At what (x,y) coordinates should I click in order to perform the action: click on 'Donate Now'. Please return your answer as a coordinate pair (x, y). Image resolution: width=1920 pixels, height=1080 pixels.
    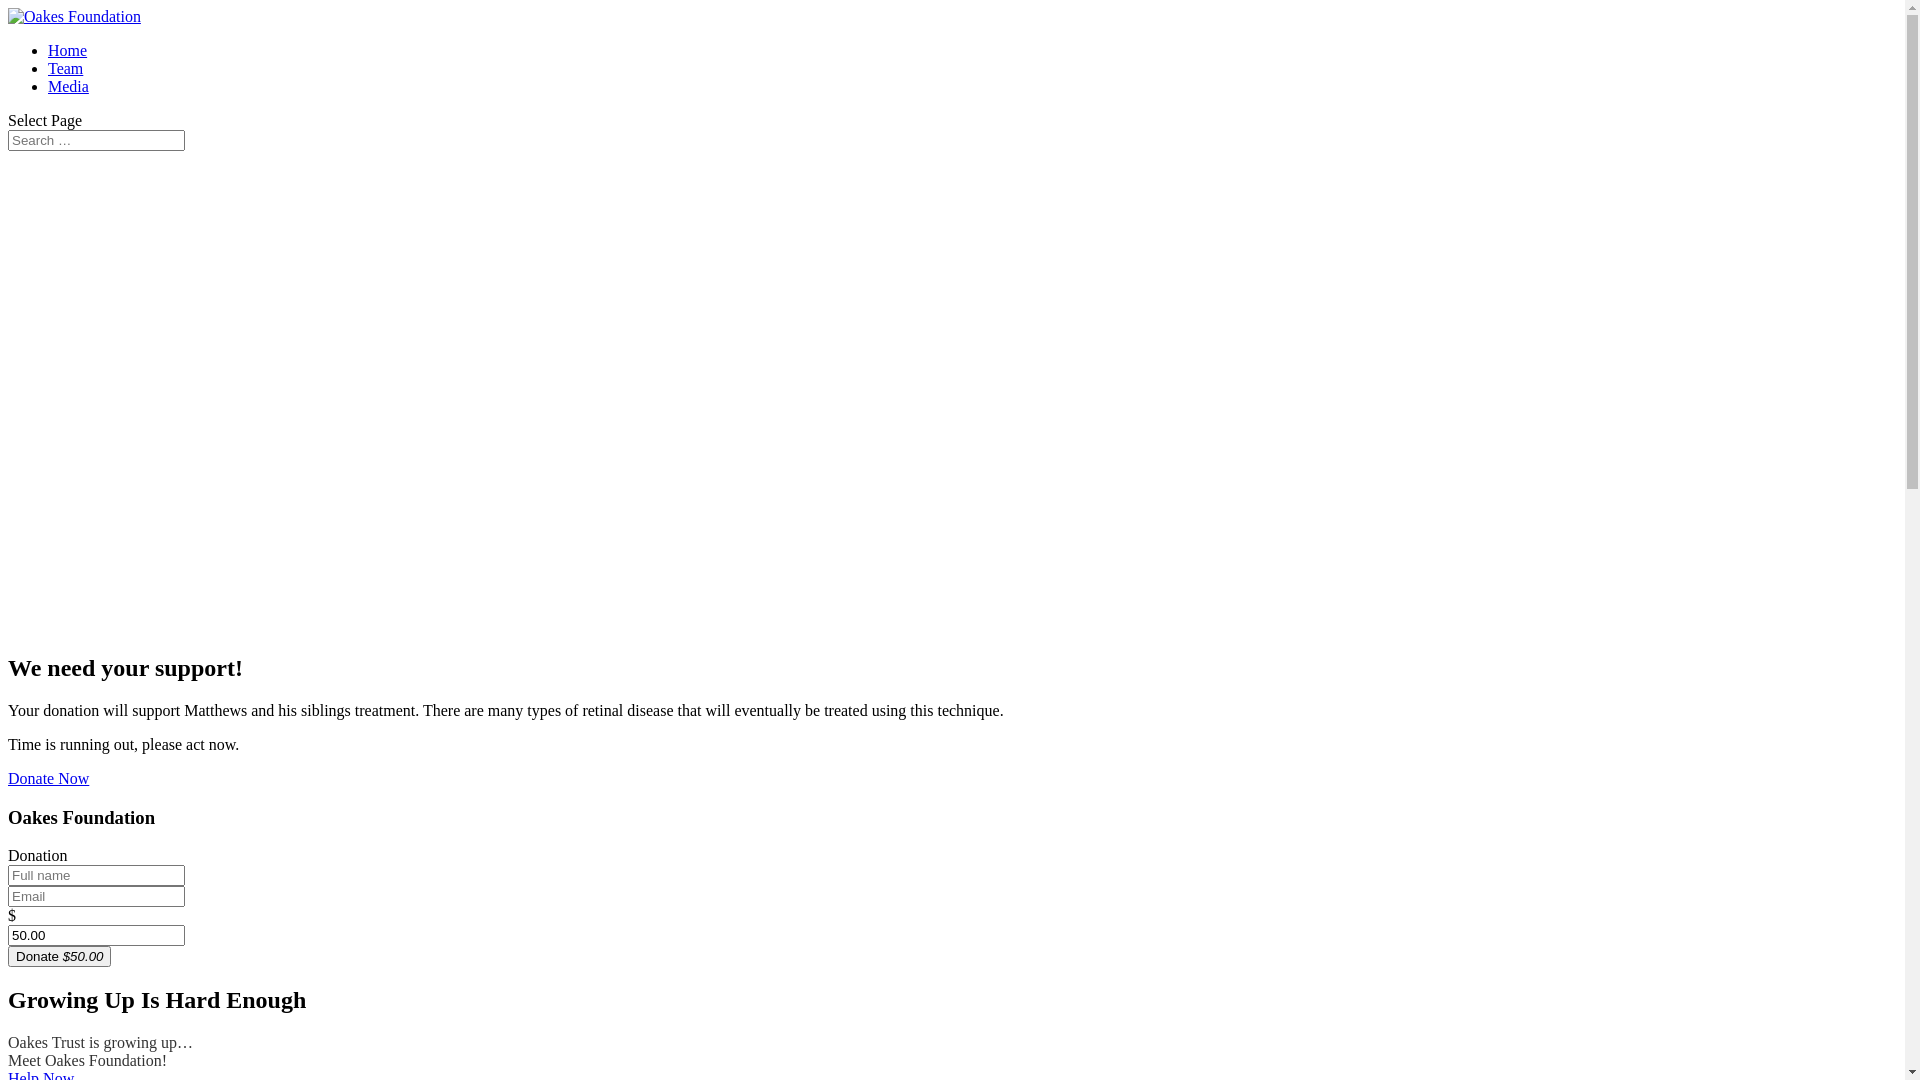
    Looking at the image, I should click on (48, 777).